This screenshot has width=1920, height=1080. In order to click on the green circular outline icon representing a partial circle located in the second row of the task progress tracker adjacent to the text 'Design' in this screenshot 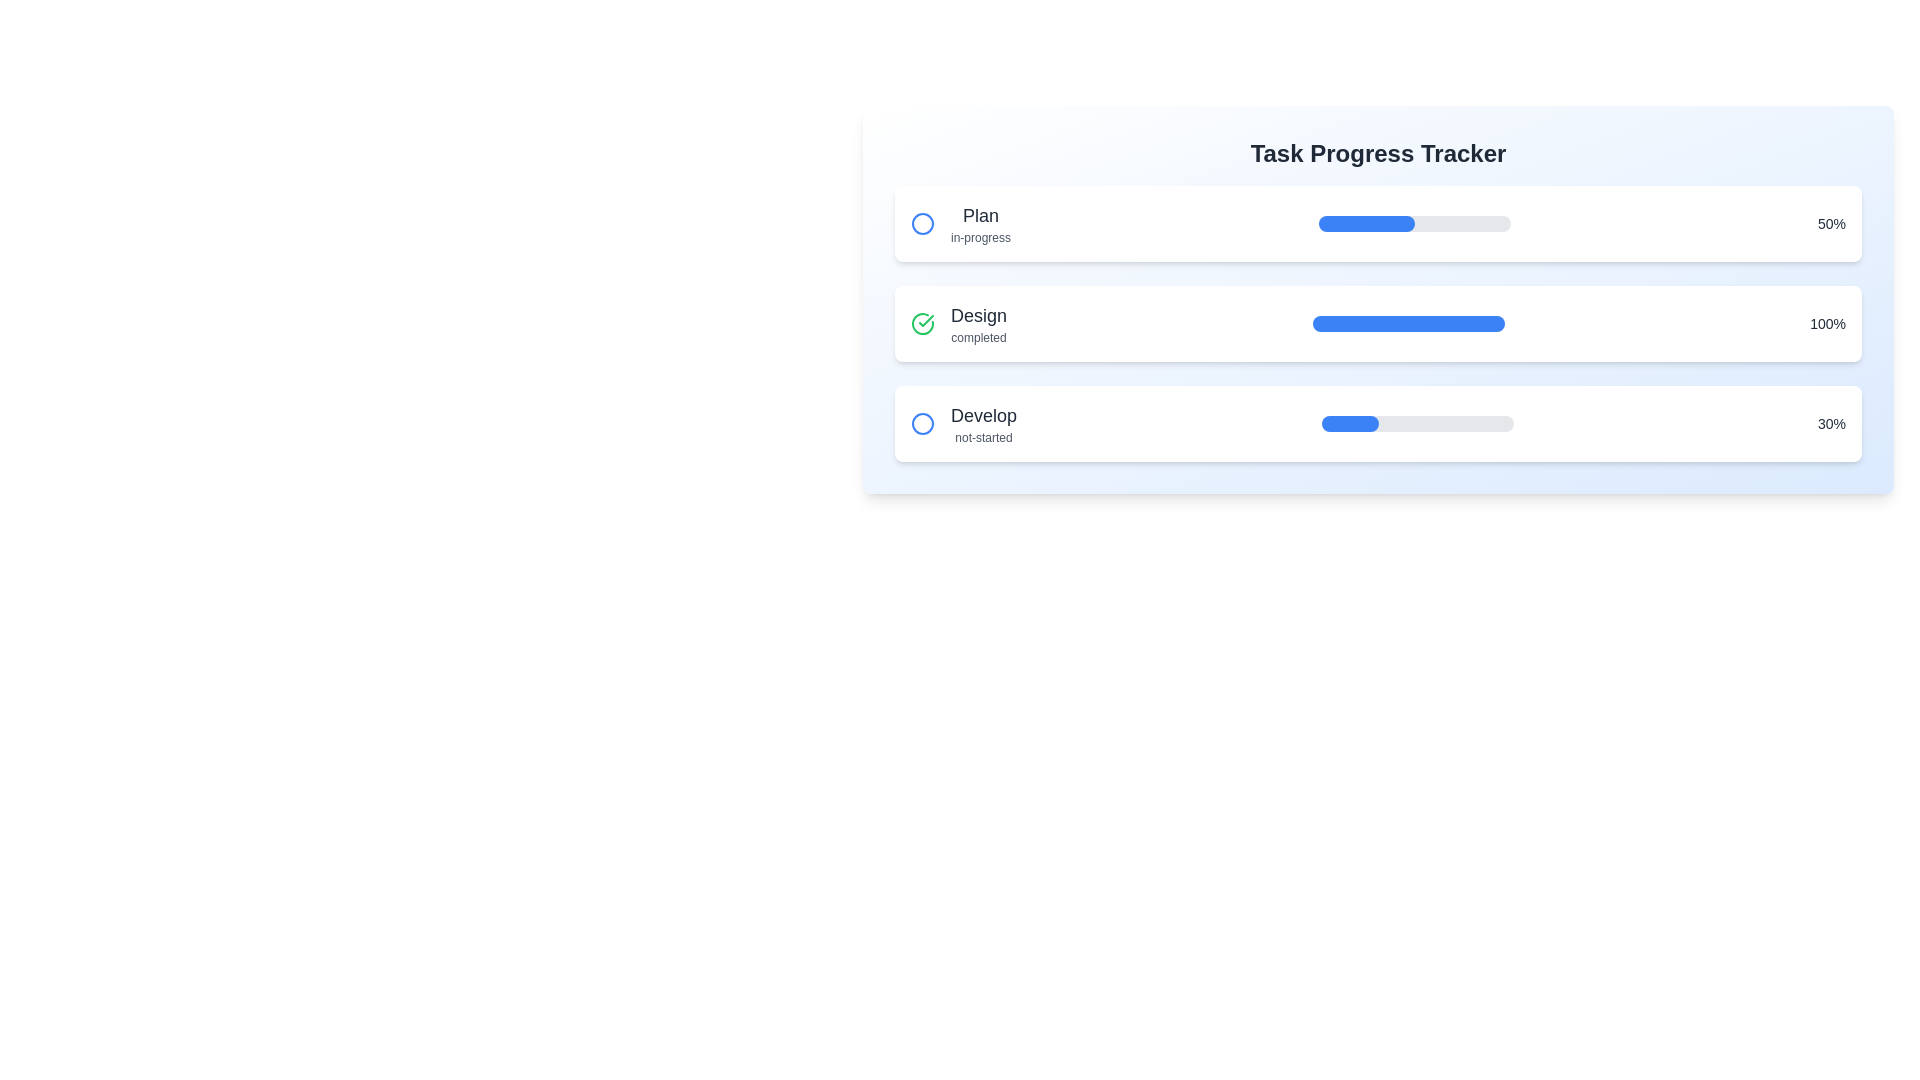, I will do `click(921, 323)`.